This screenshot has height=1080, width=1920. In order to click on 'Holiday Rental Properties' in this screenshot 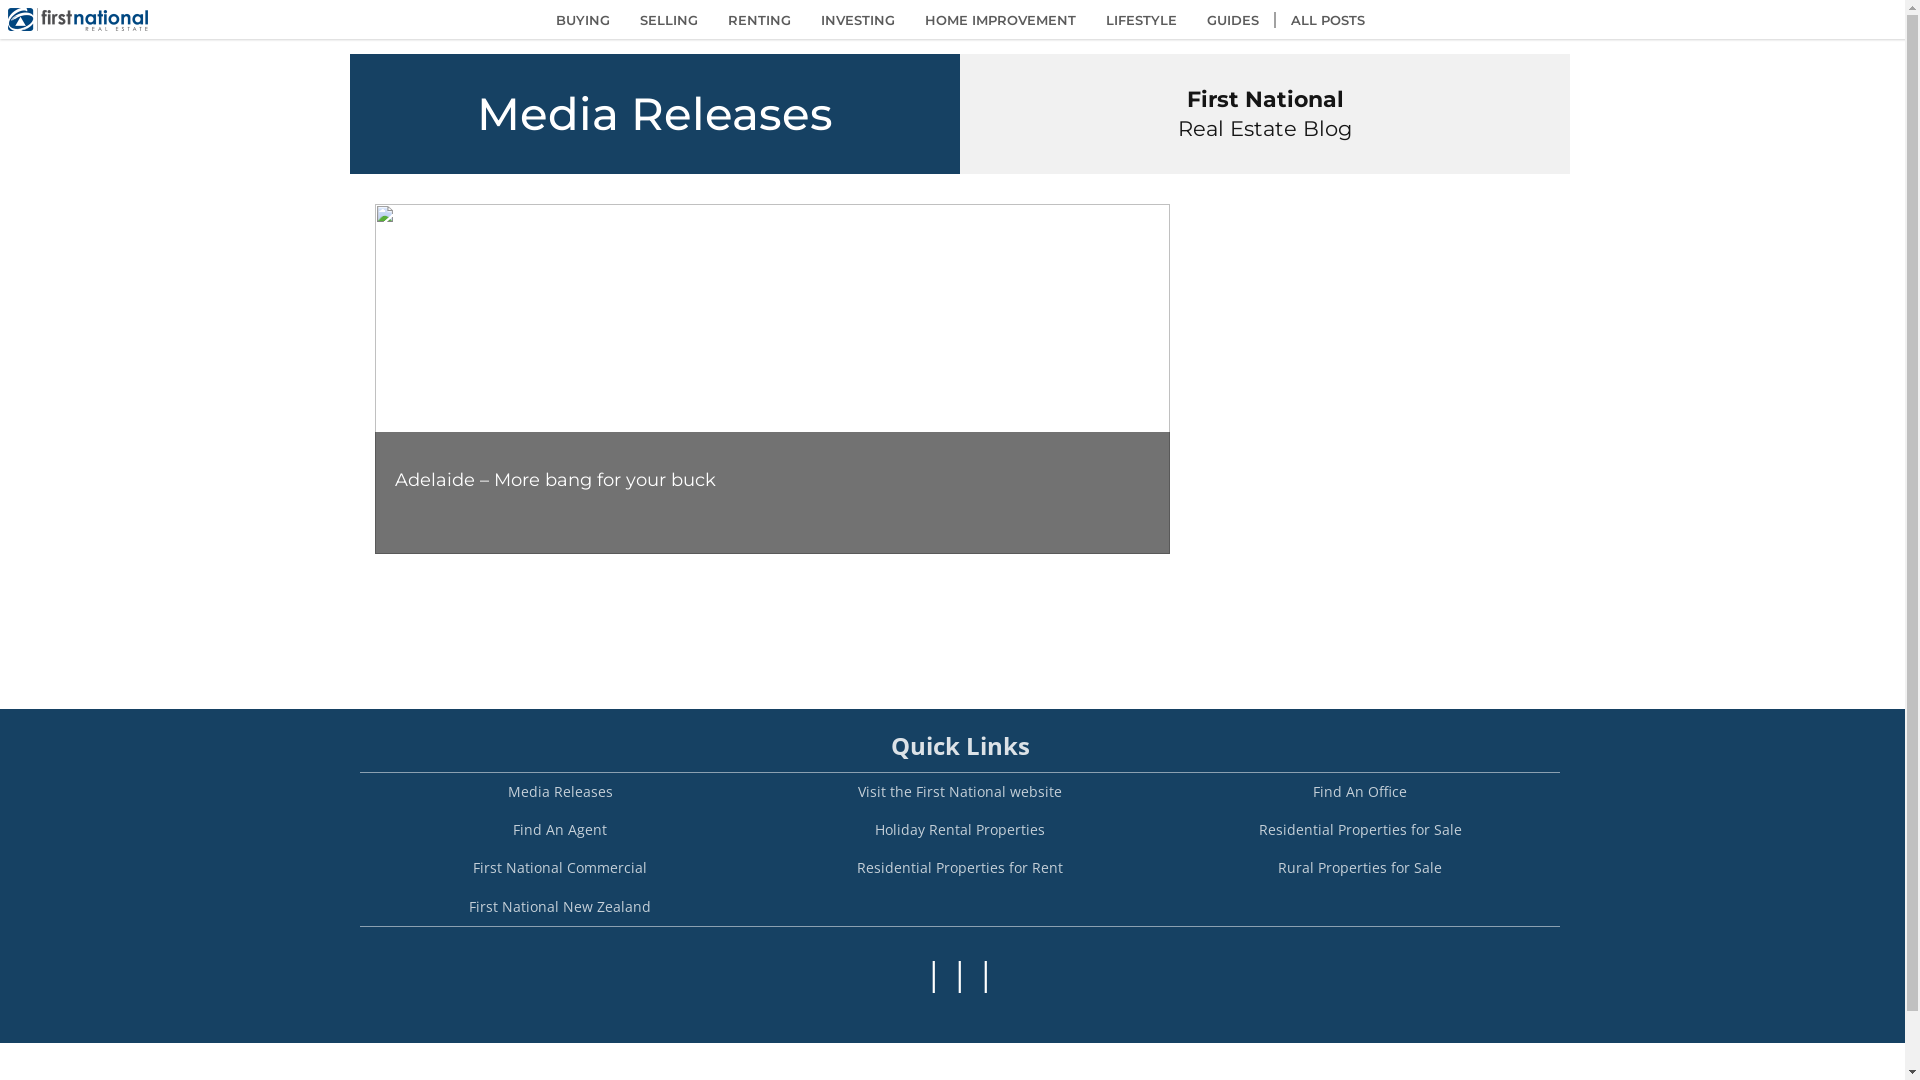, I will do `click(758, 829)`.